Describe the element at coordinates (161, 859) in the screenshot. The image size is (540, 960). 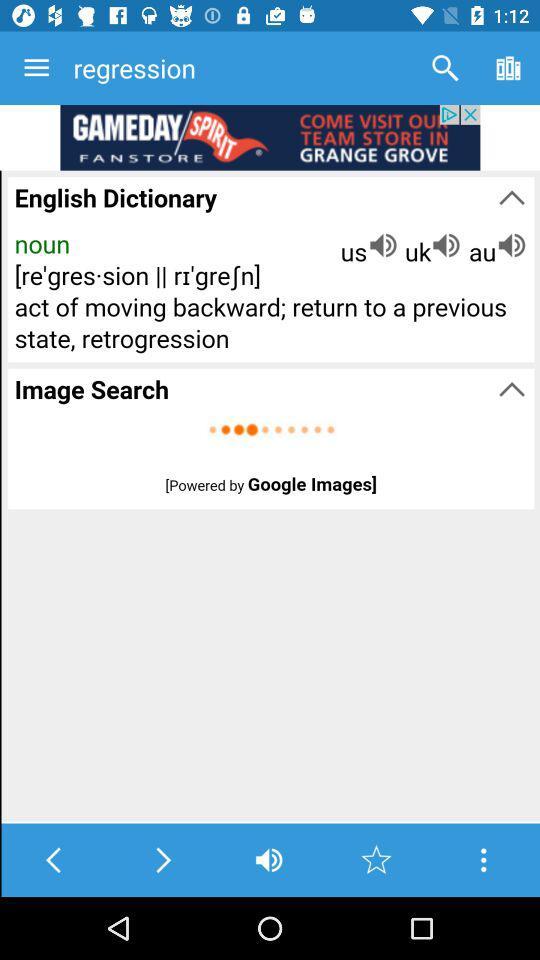
I see `next` at that location.